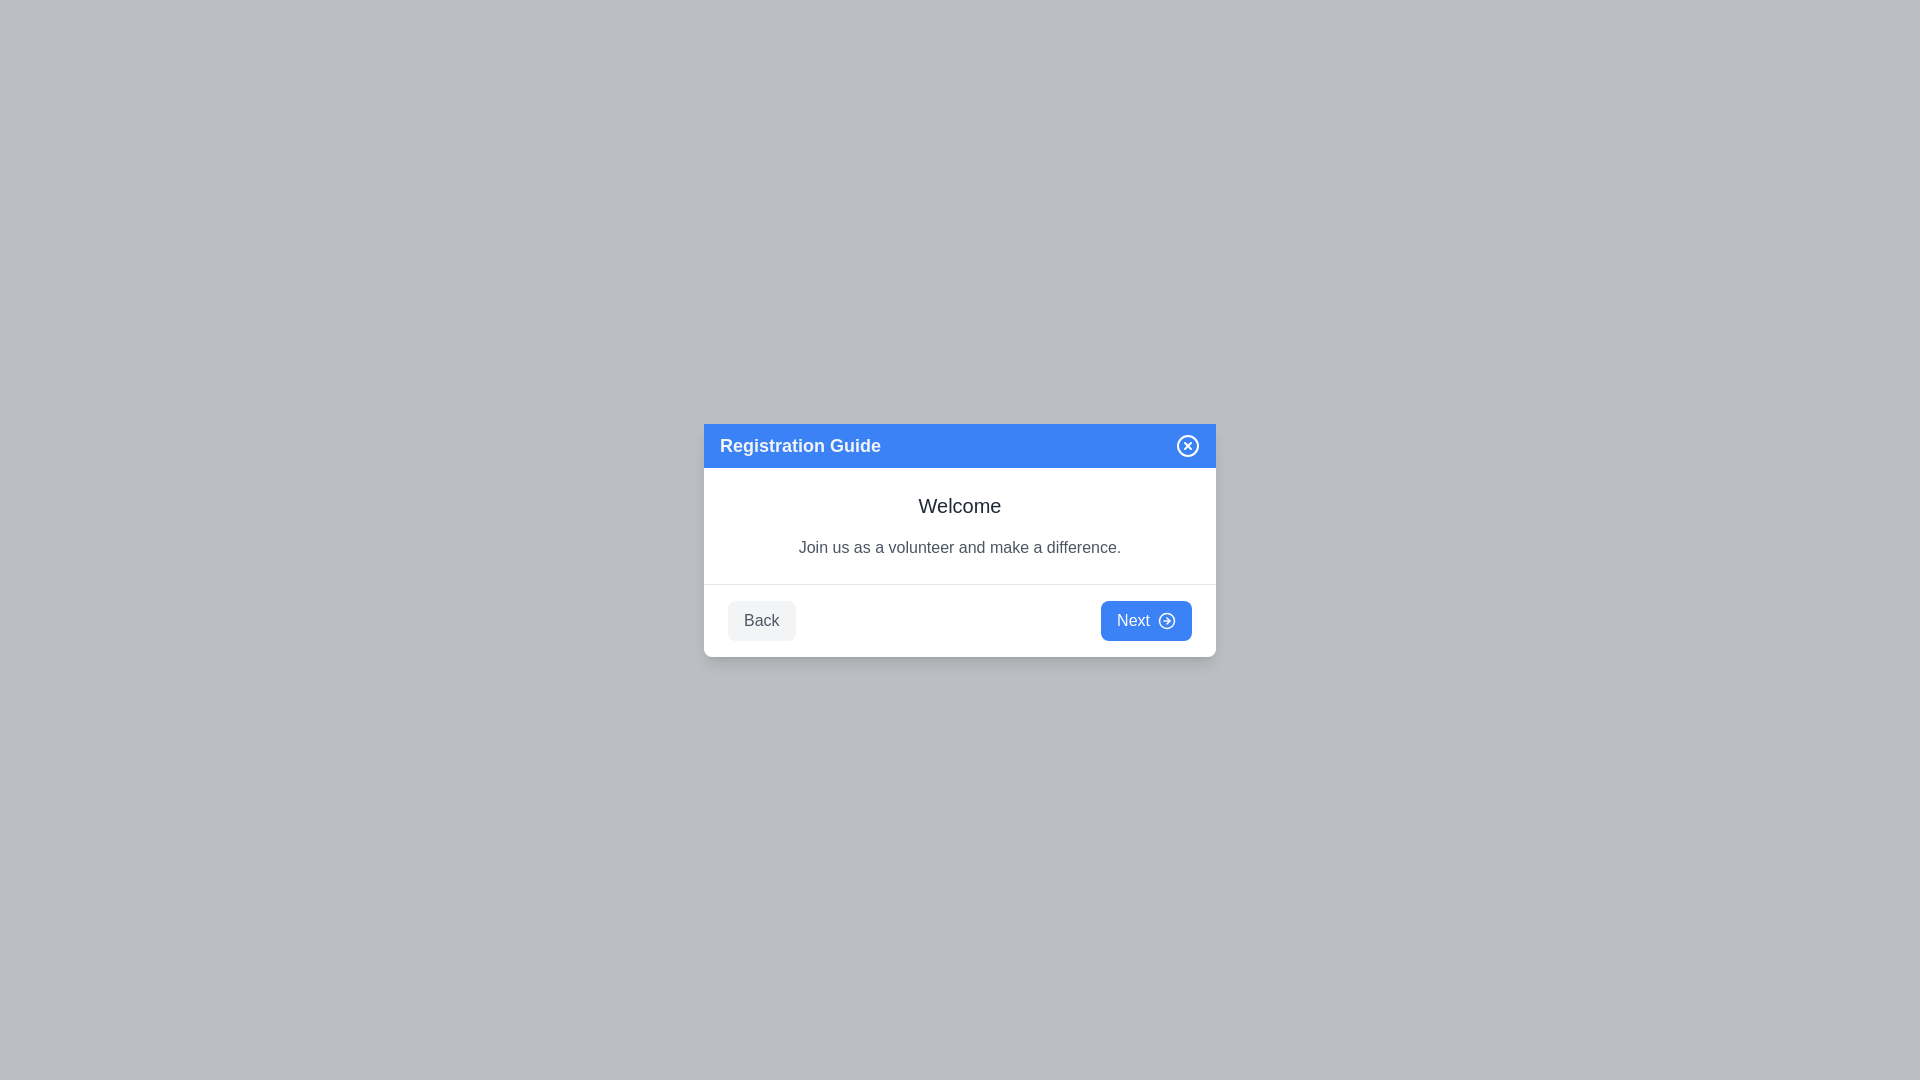  Describe the element at coordinates (960, 547) in the screenshot. I see `the informational text label below the heading 'Welcome' in the modal dialog` at that location.